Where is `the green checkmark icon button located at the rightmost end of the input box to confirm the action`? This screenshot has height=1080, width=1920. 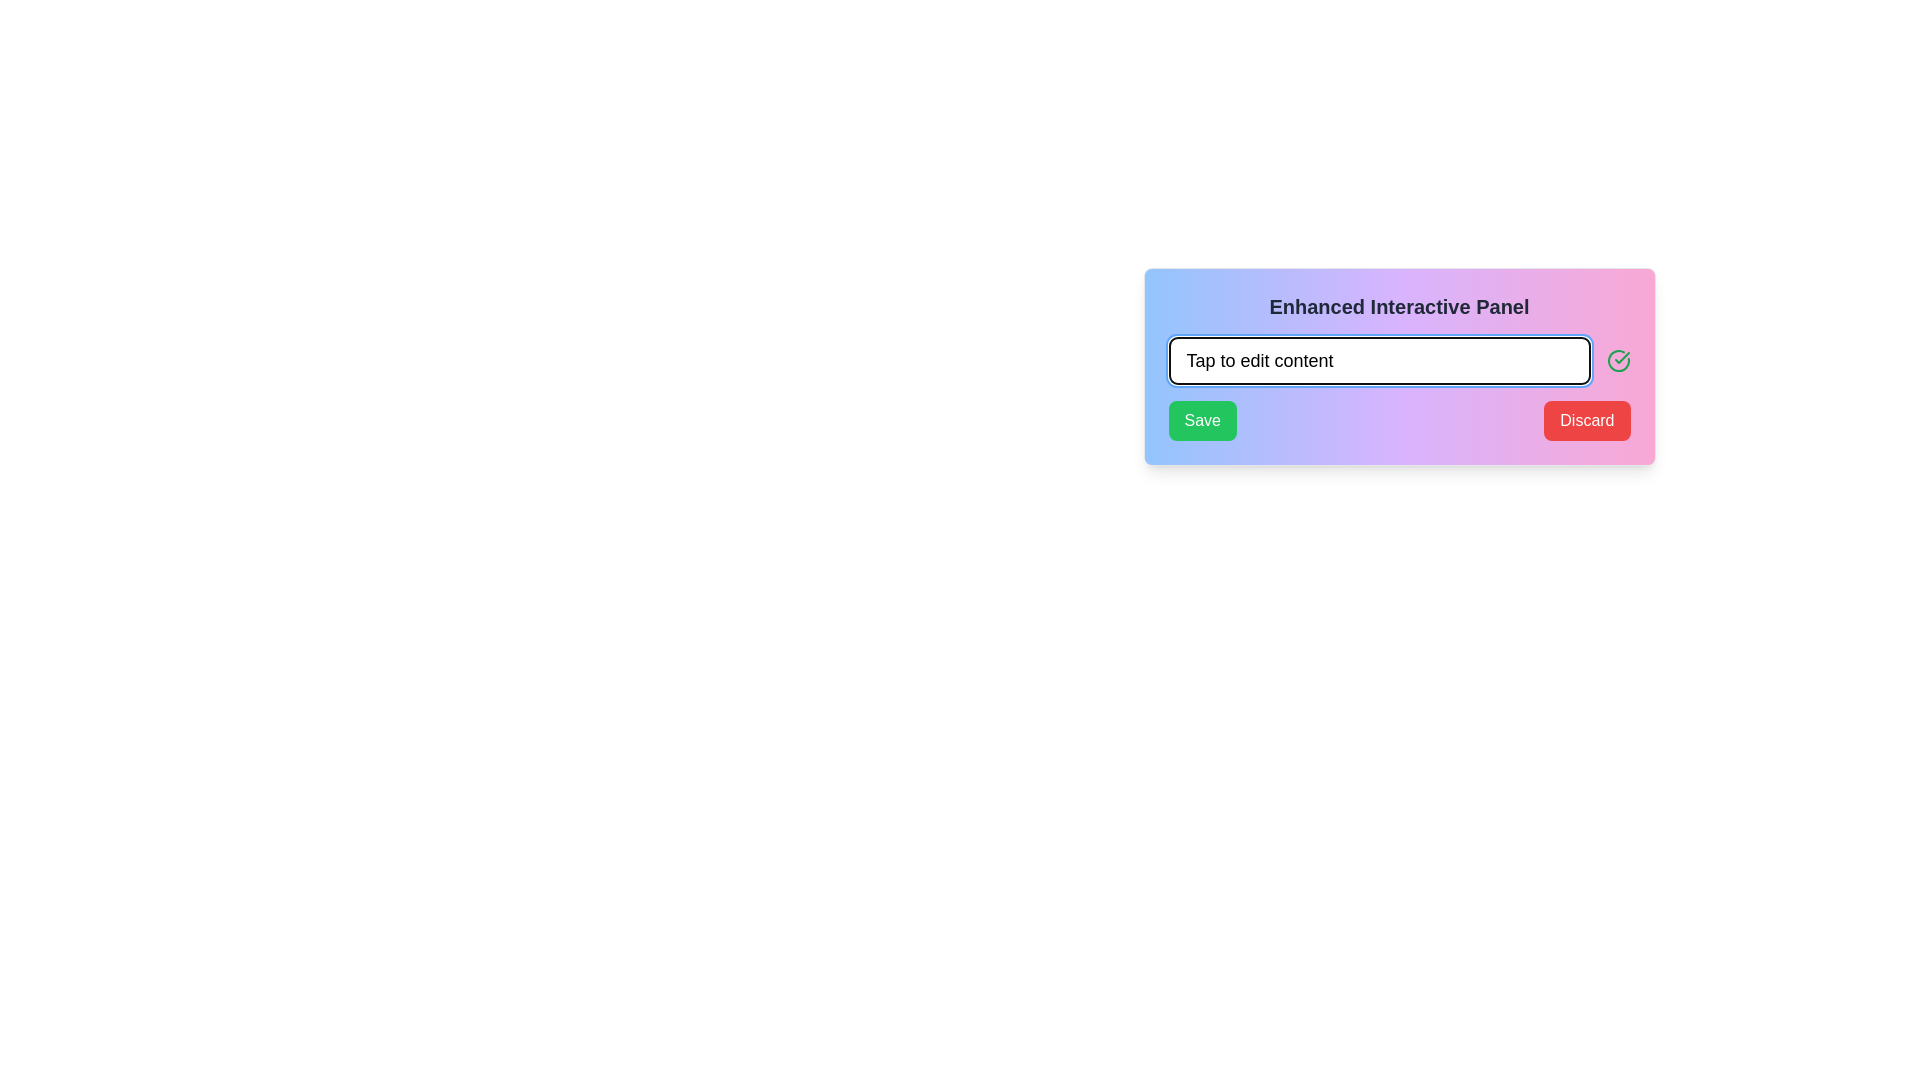
the green checkmark icon button located at the rightmost end of the input box to confirm the action is located at coordinates (1618, 361).